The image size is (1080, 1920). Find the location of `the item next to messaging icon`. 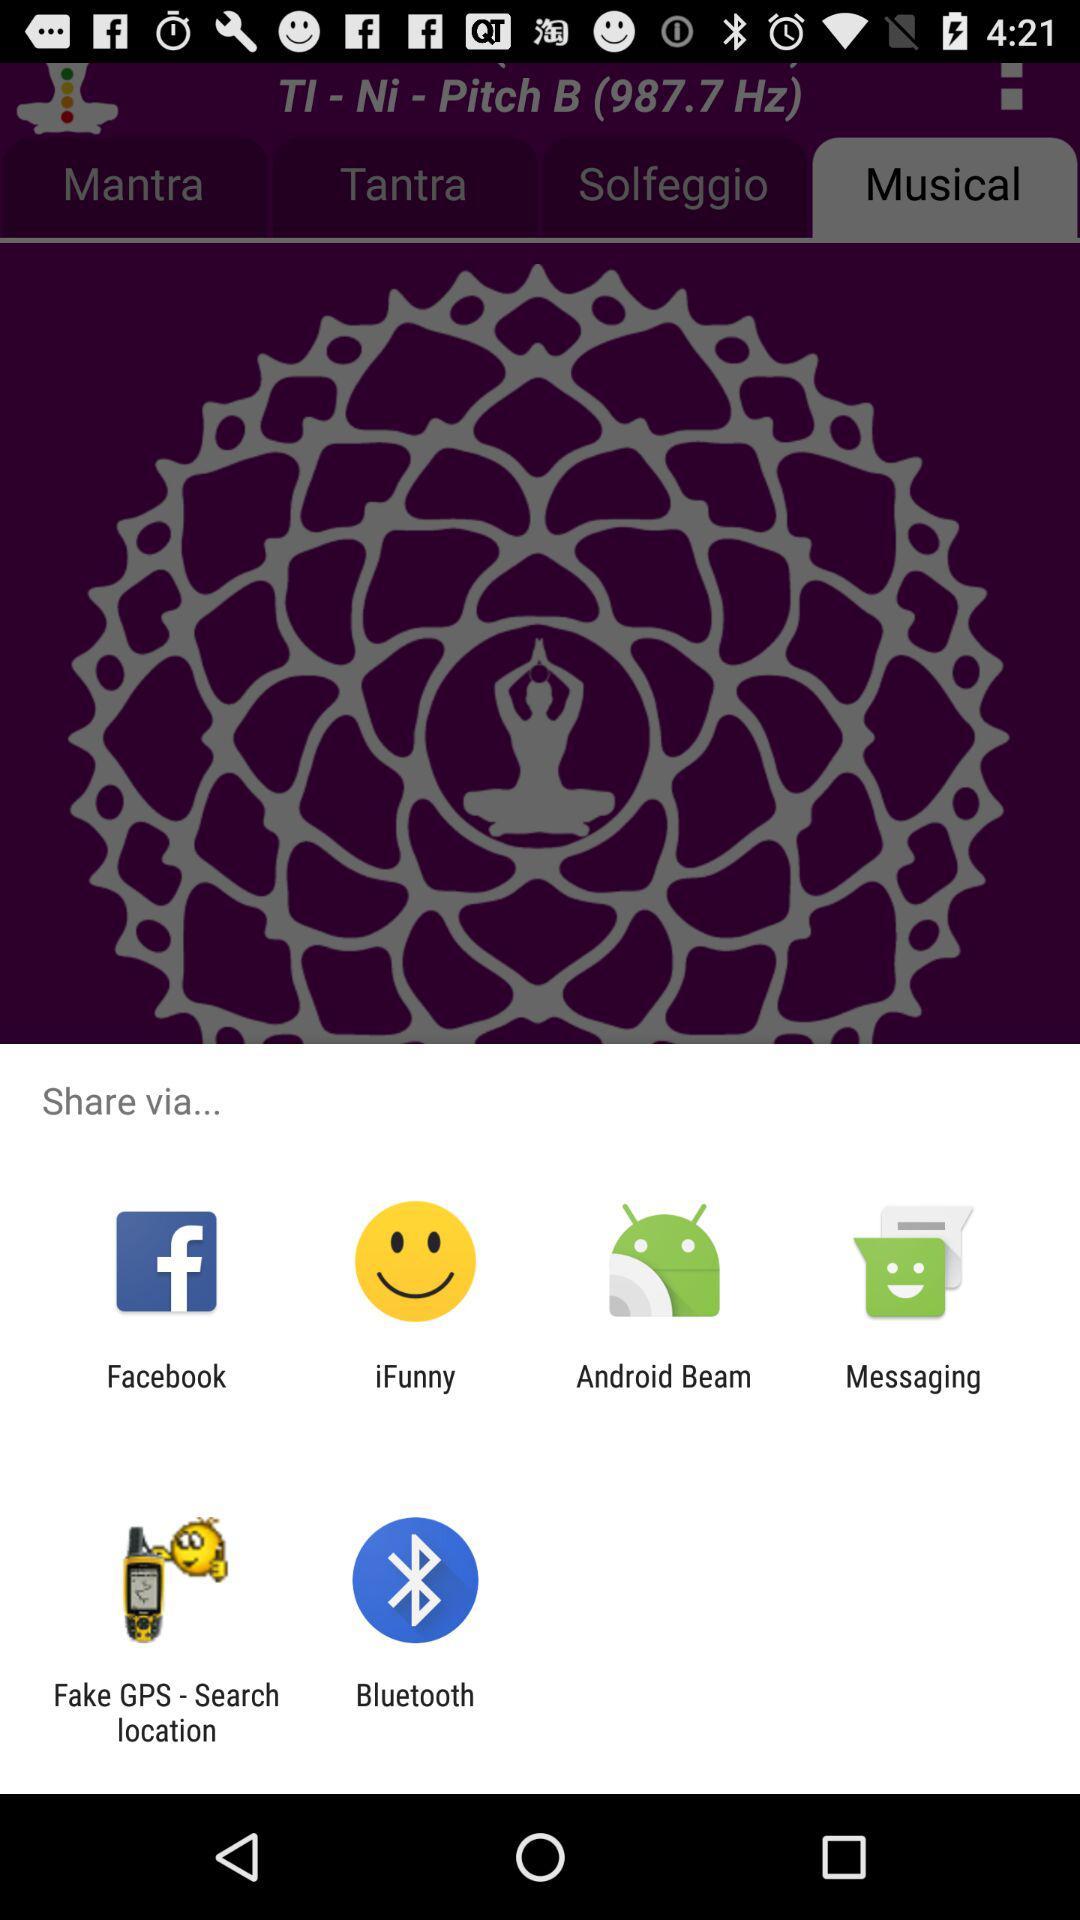

the item next to messaging icon is located at coordinates (664, 1392).